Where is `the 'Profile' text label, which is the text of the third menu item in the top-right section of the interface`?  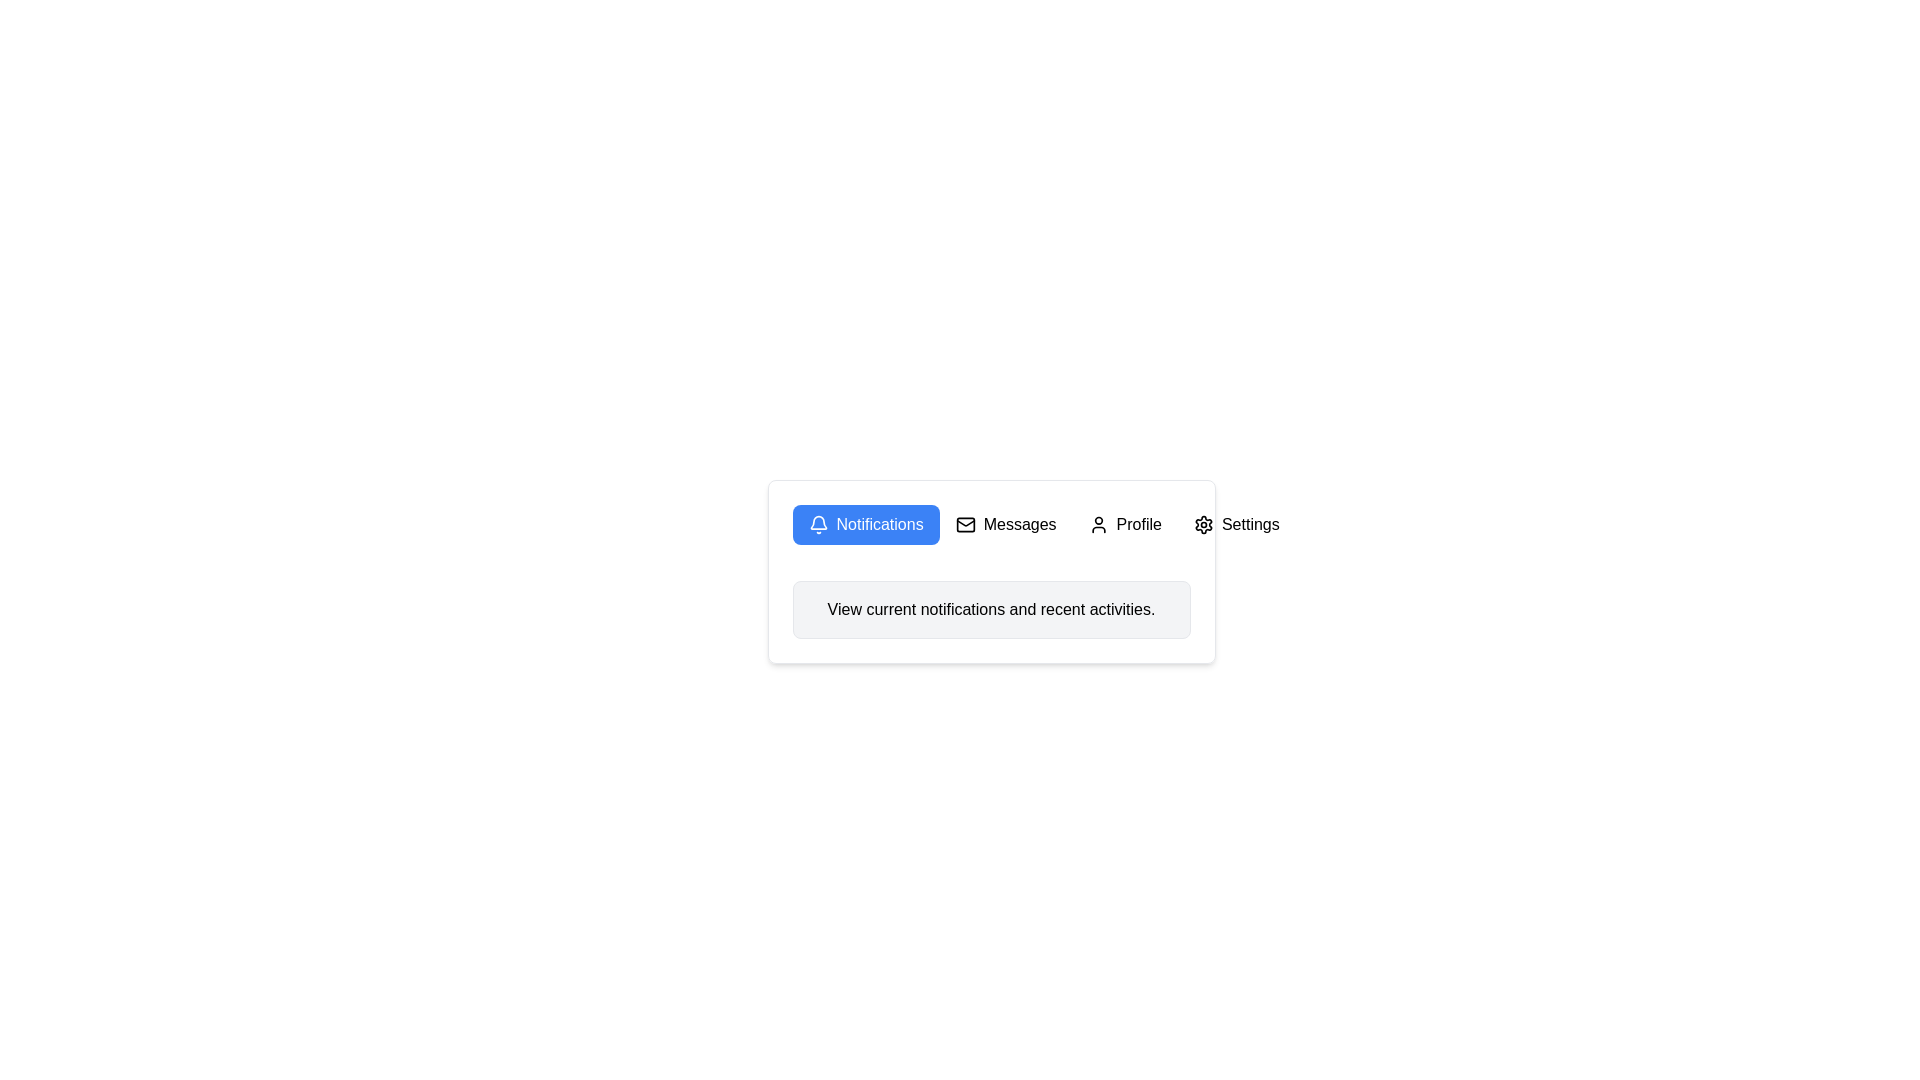
the 'Profile' text label, which is the text of the third menu item in the top-right section of the interface is located at coordinates (1139, 523).